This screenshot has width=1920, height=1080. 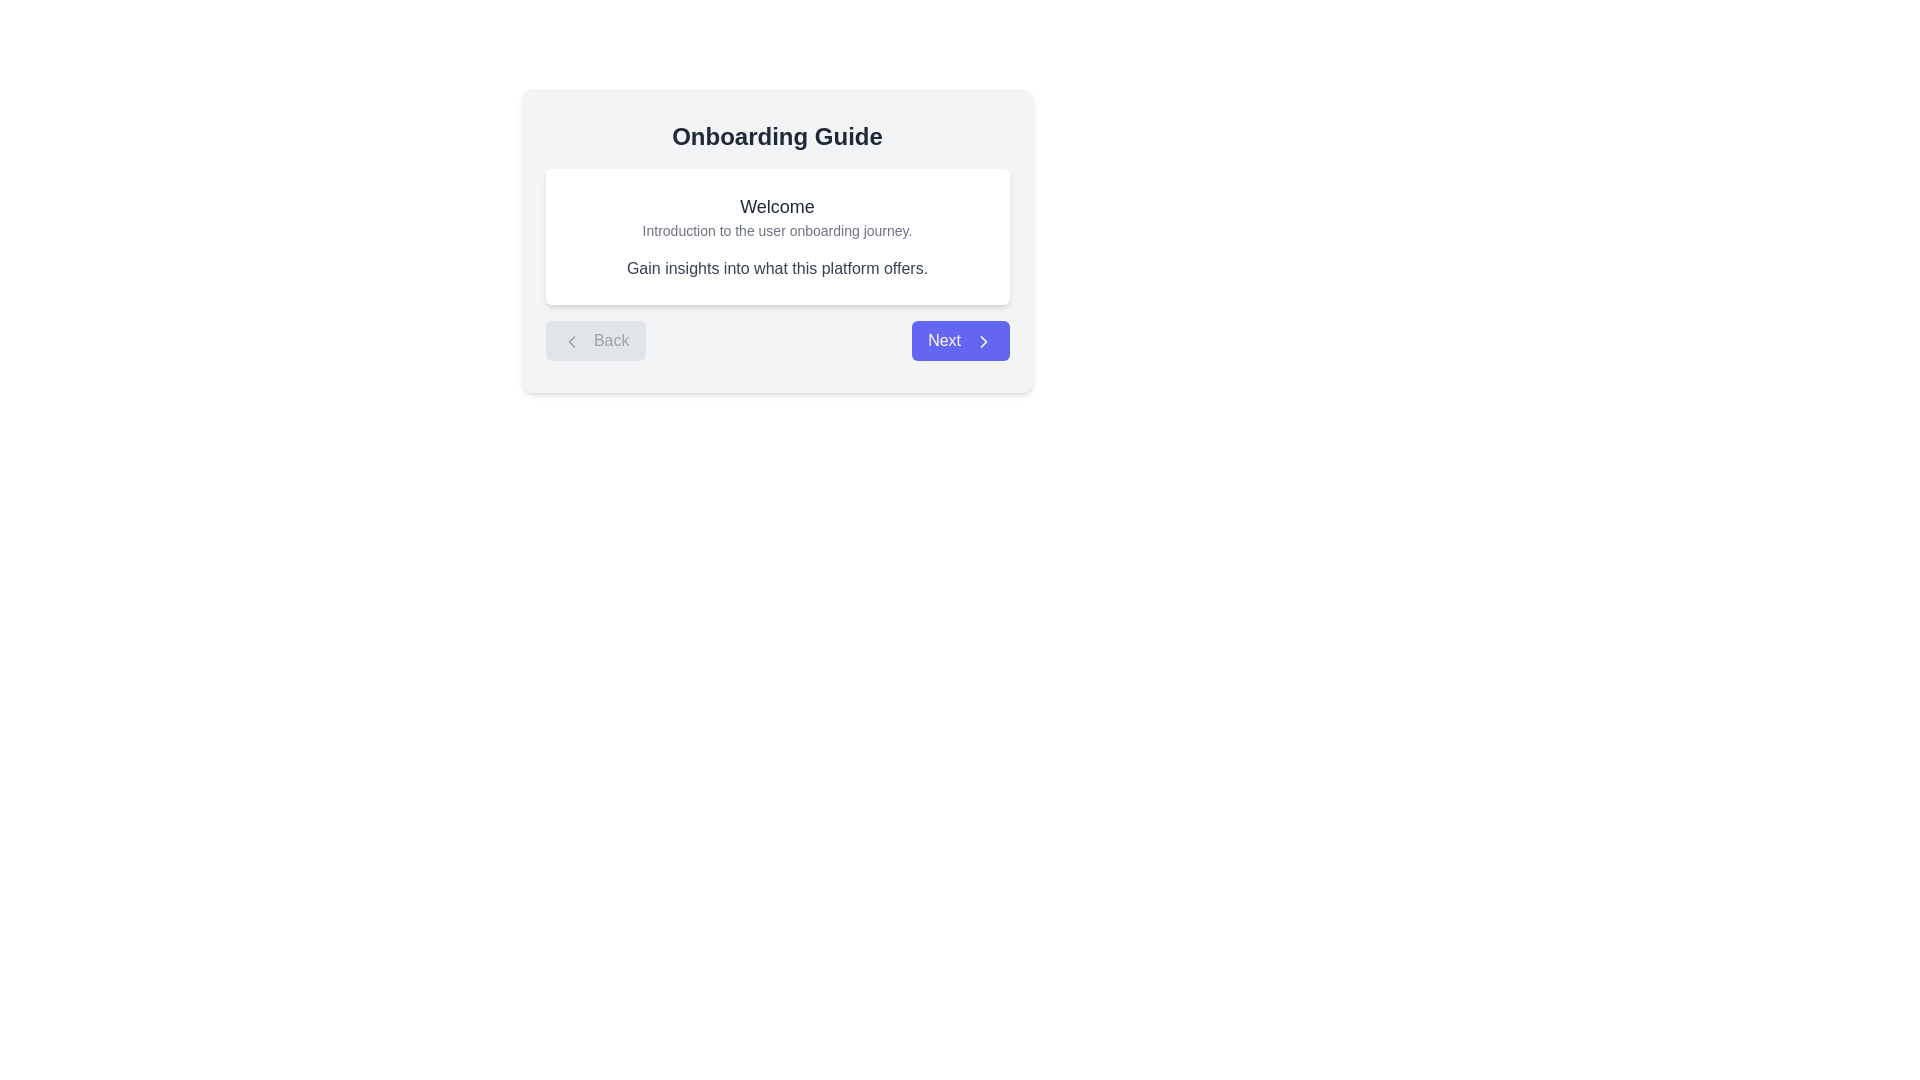 What do you see at coordinates (570, 340) in the screenshot?
I see `the left-facing chevron icon used for navigation, located in the back button area of the onboarding card, aligning with the 'Back' text` at bounding box center [570, 340].